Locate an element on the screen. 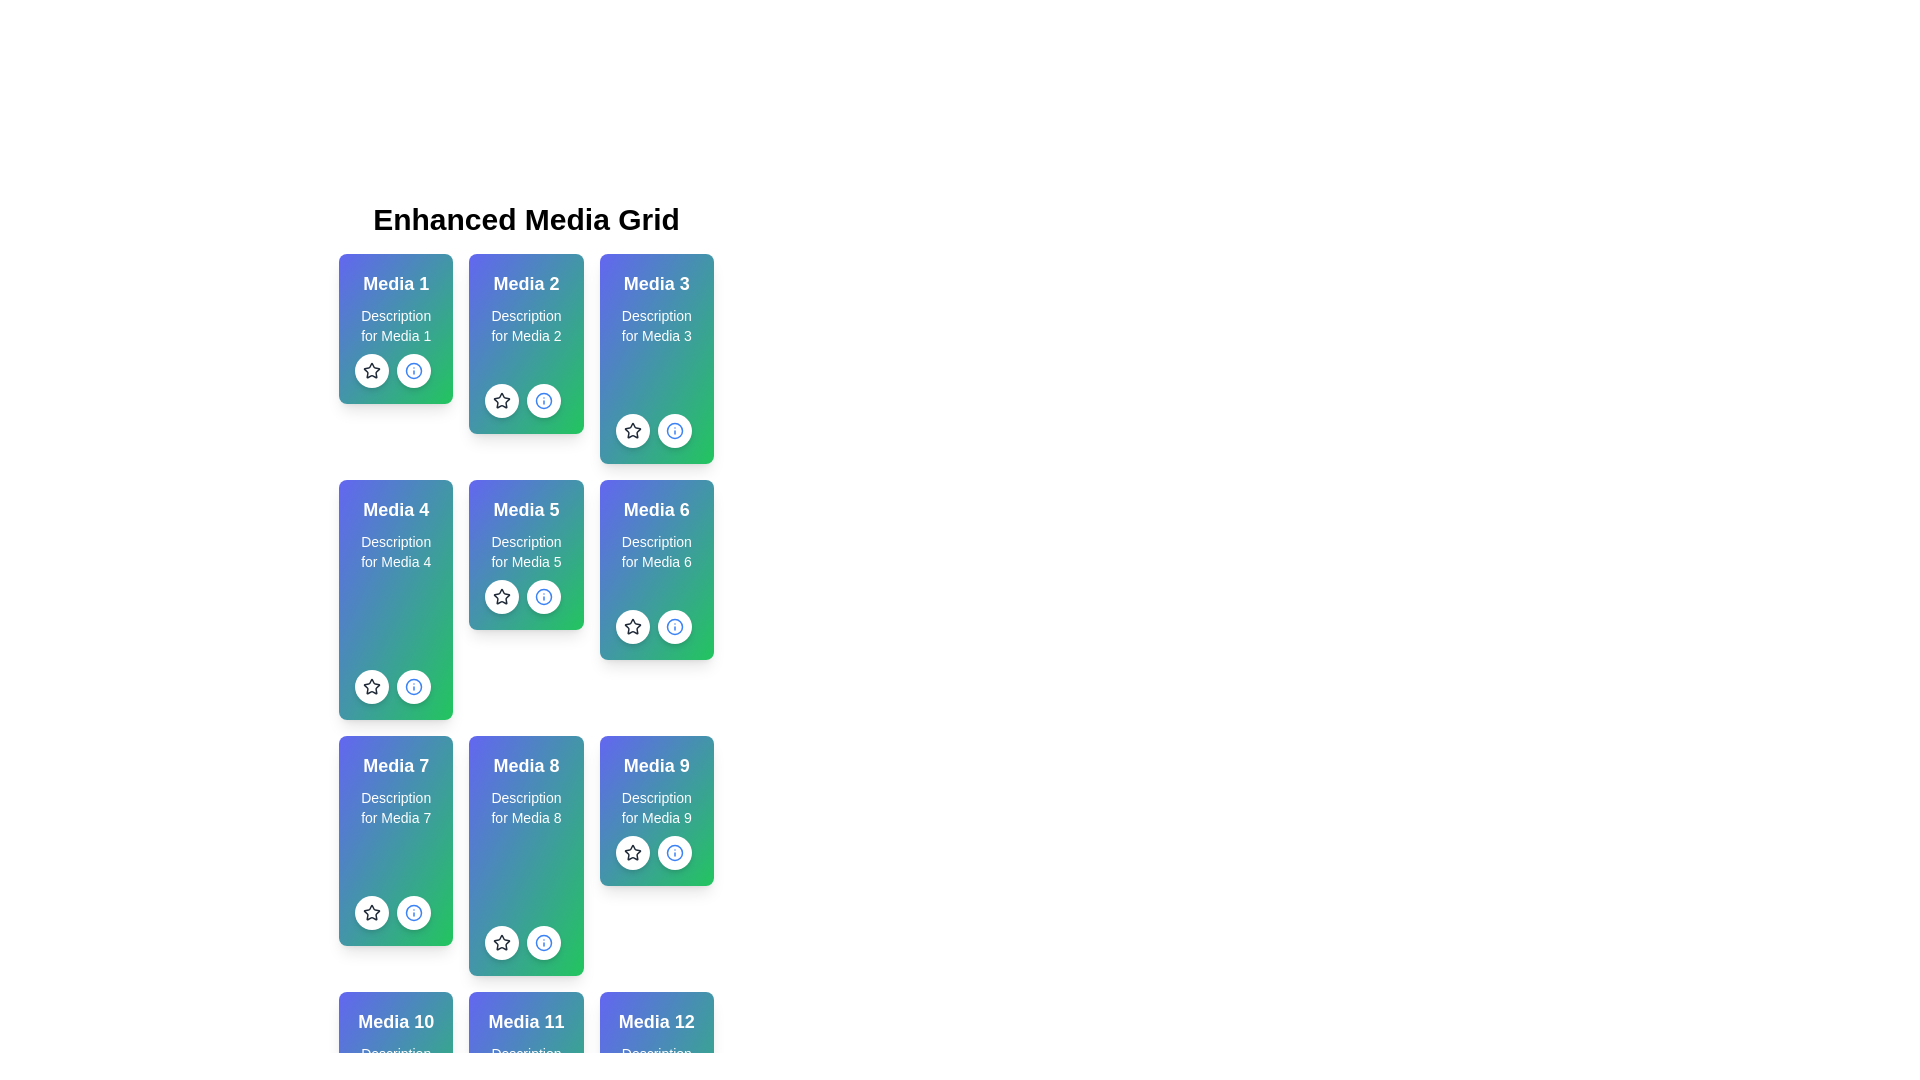 Image resolution: width=1920 pixels, height=1080 pixels. the help button located at the bottom-right corner of the Media 5 card is located at coordinates (544, 596).